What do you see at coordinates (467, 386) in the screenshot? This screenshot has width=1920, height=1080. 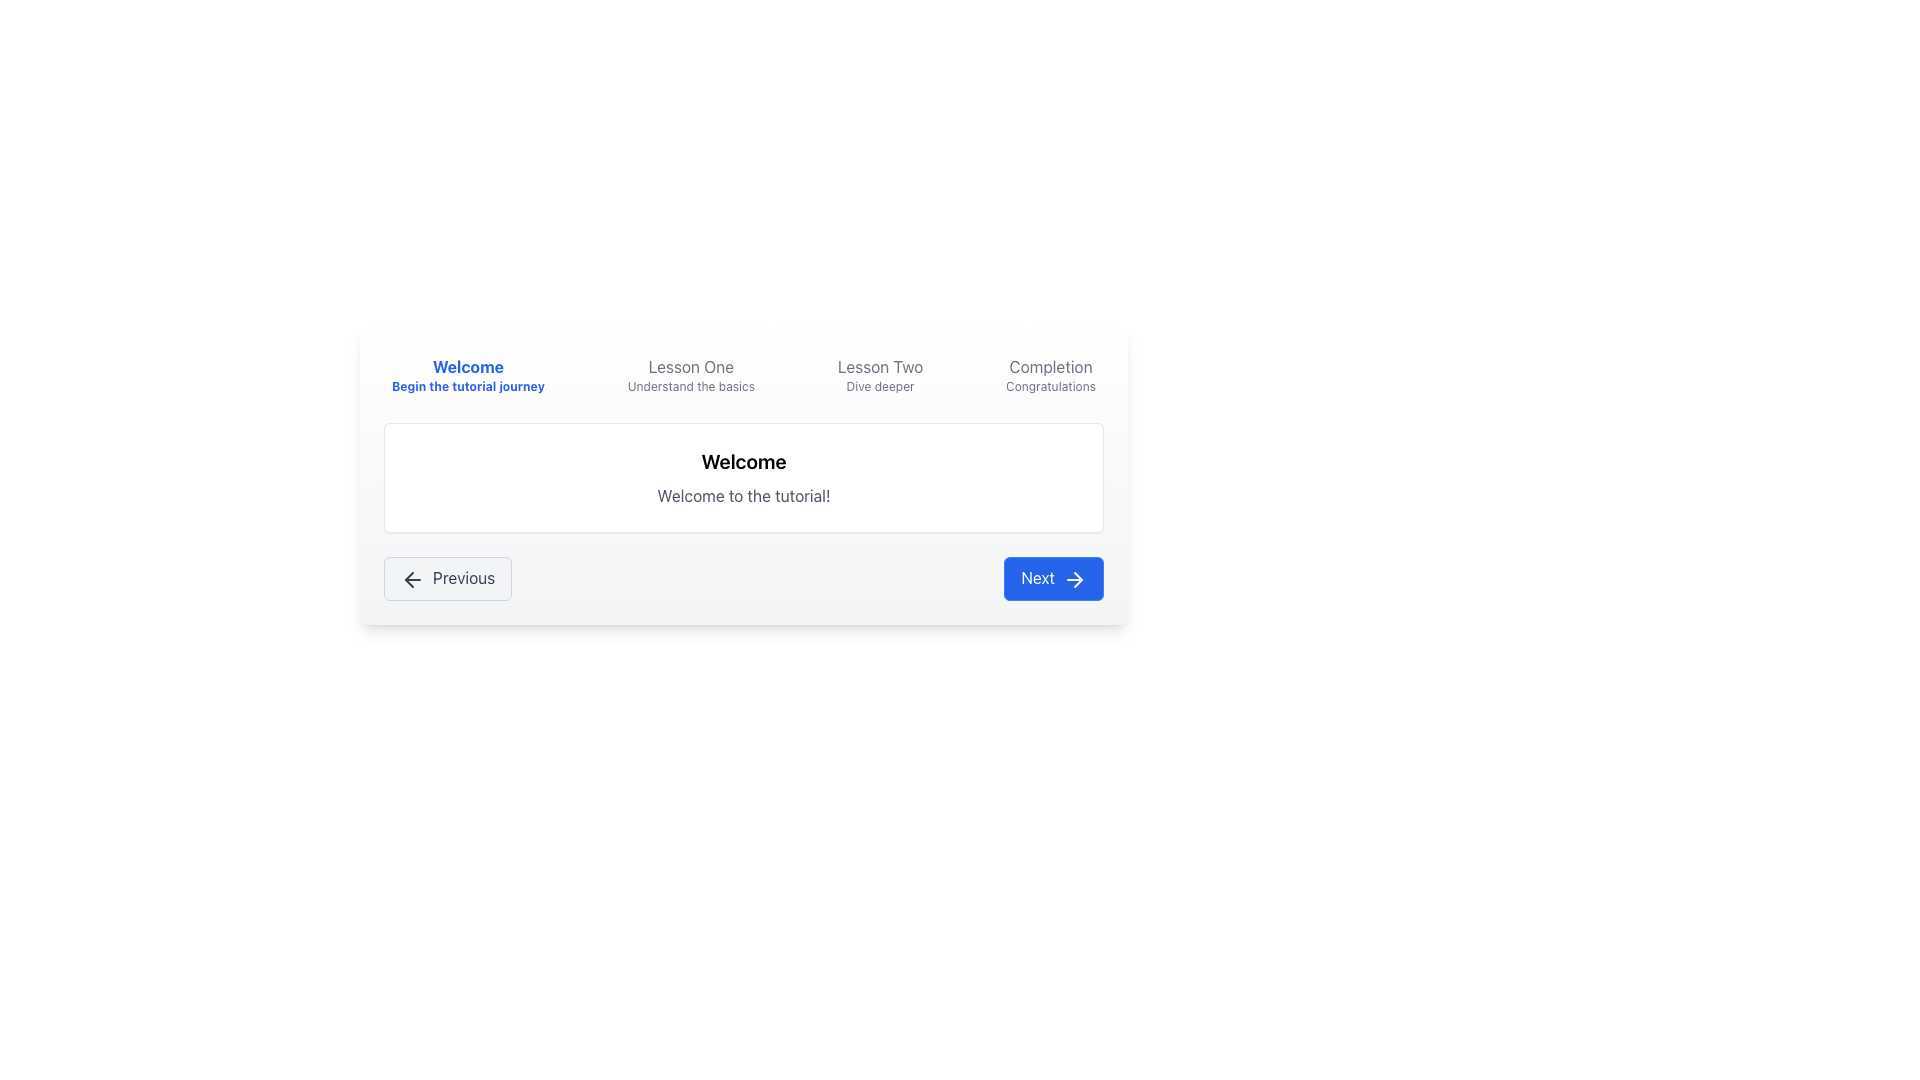 I see `text label displaying 'Begin the tutorial journey', which is located below the 'Welcome' text in the upper left portion of the interface` at bounding box center [467, 386].